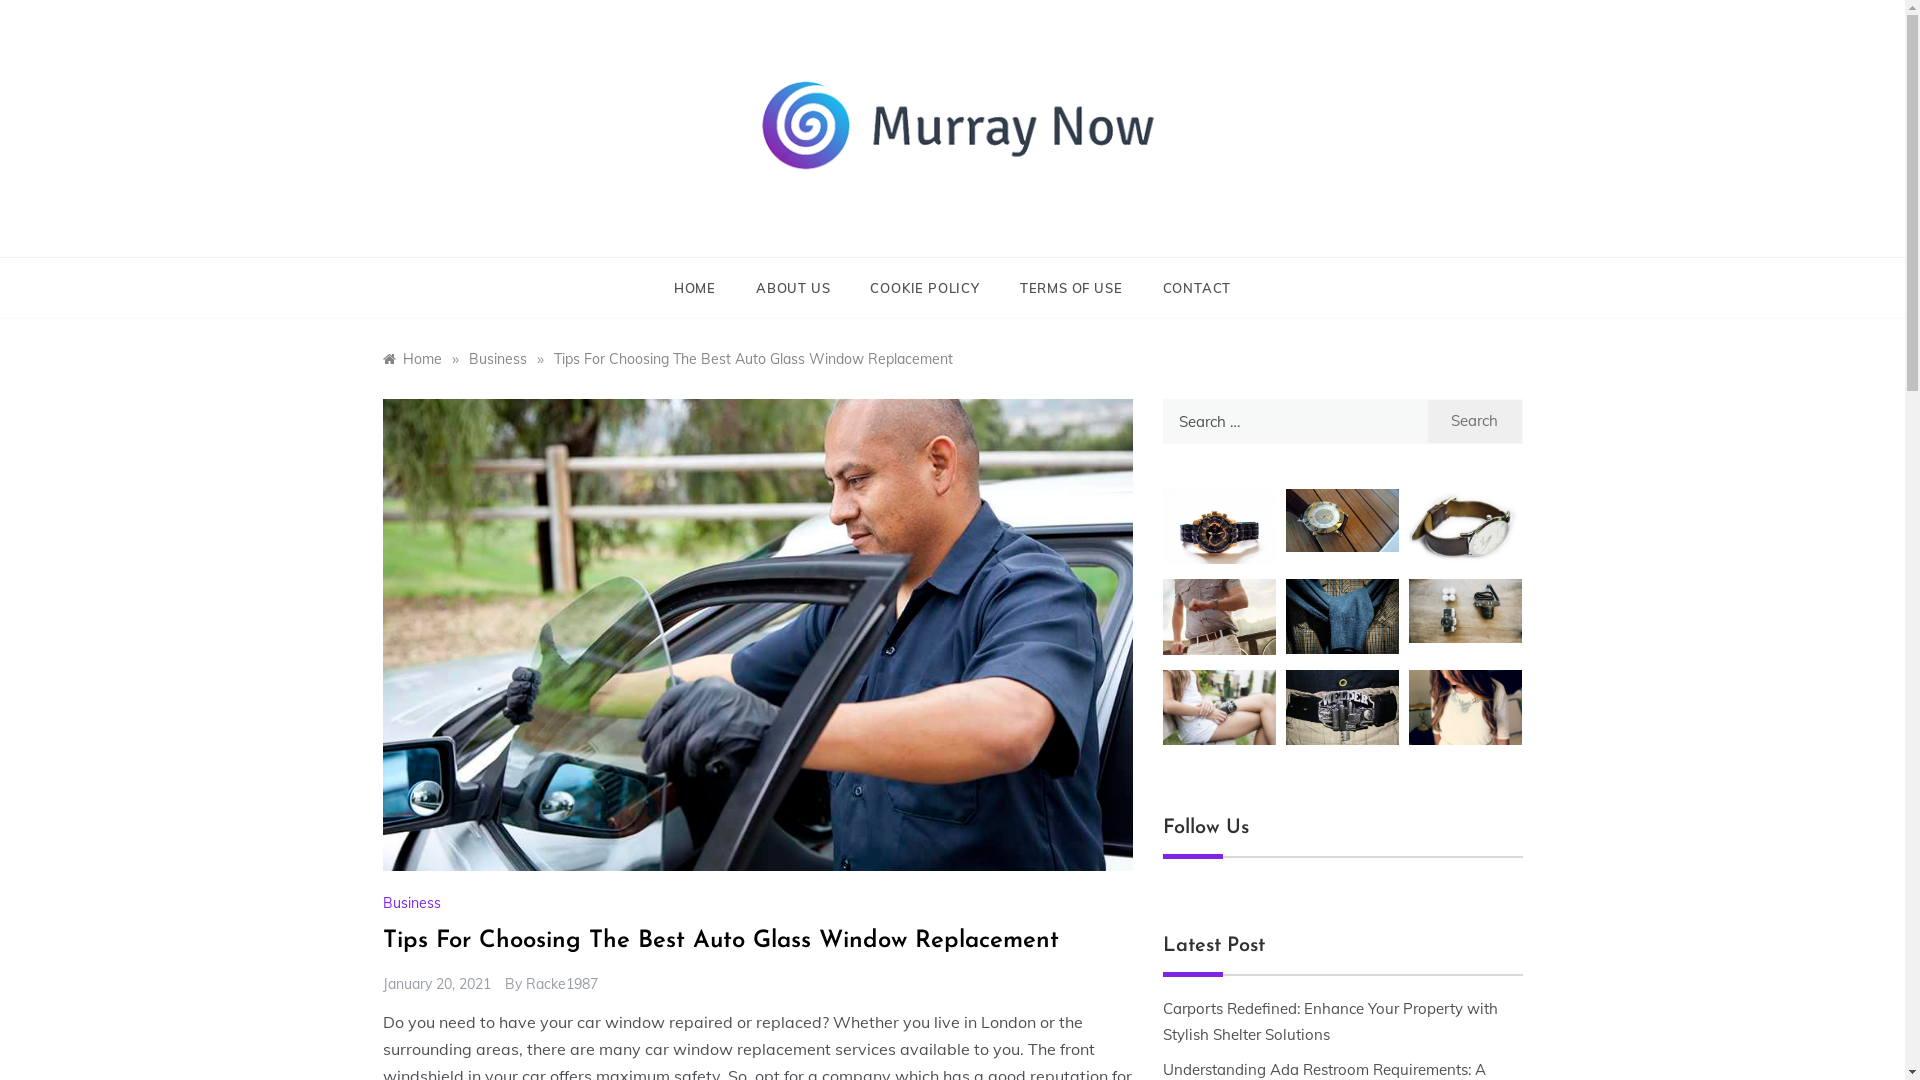 This screenshot has height=1080, width=1920. Describe the element at coordinates (791, 288) in the screenshot. I see `'ABOUT US'` at that location.